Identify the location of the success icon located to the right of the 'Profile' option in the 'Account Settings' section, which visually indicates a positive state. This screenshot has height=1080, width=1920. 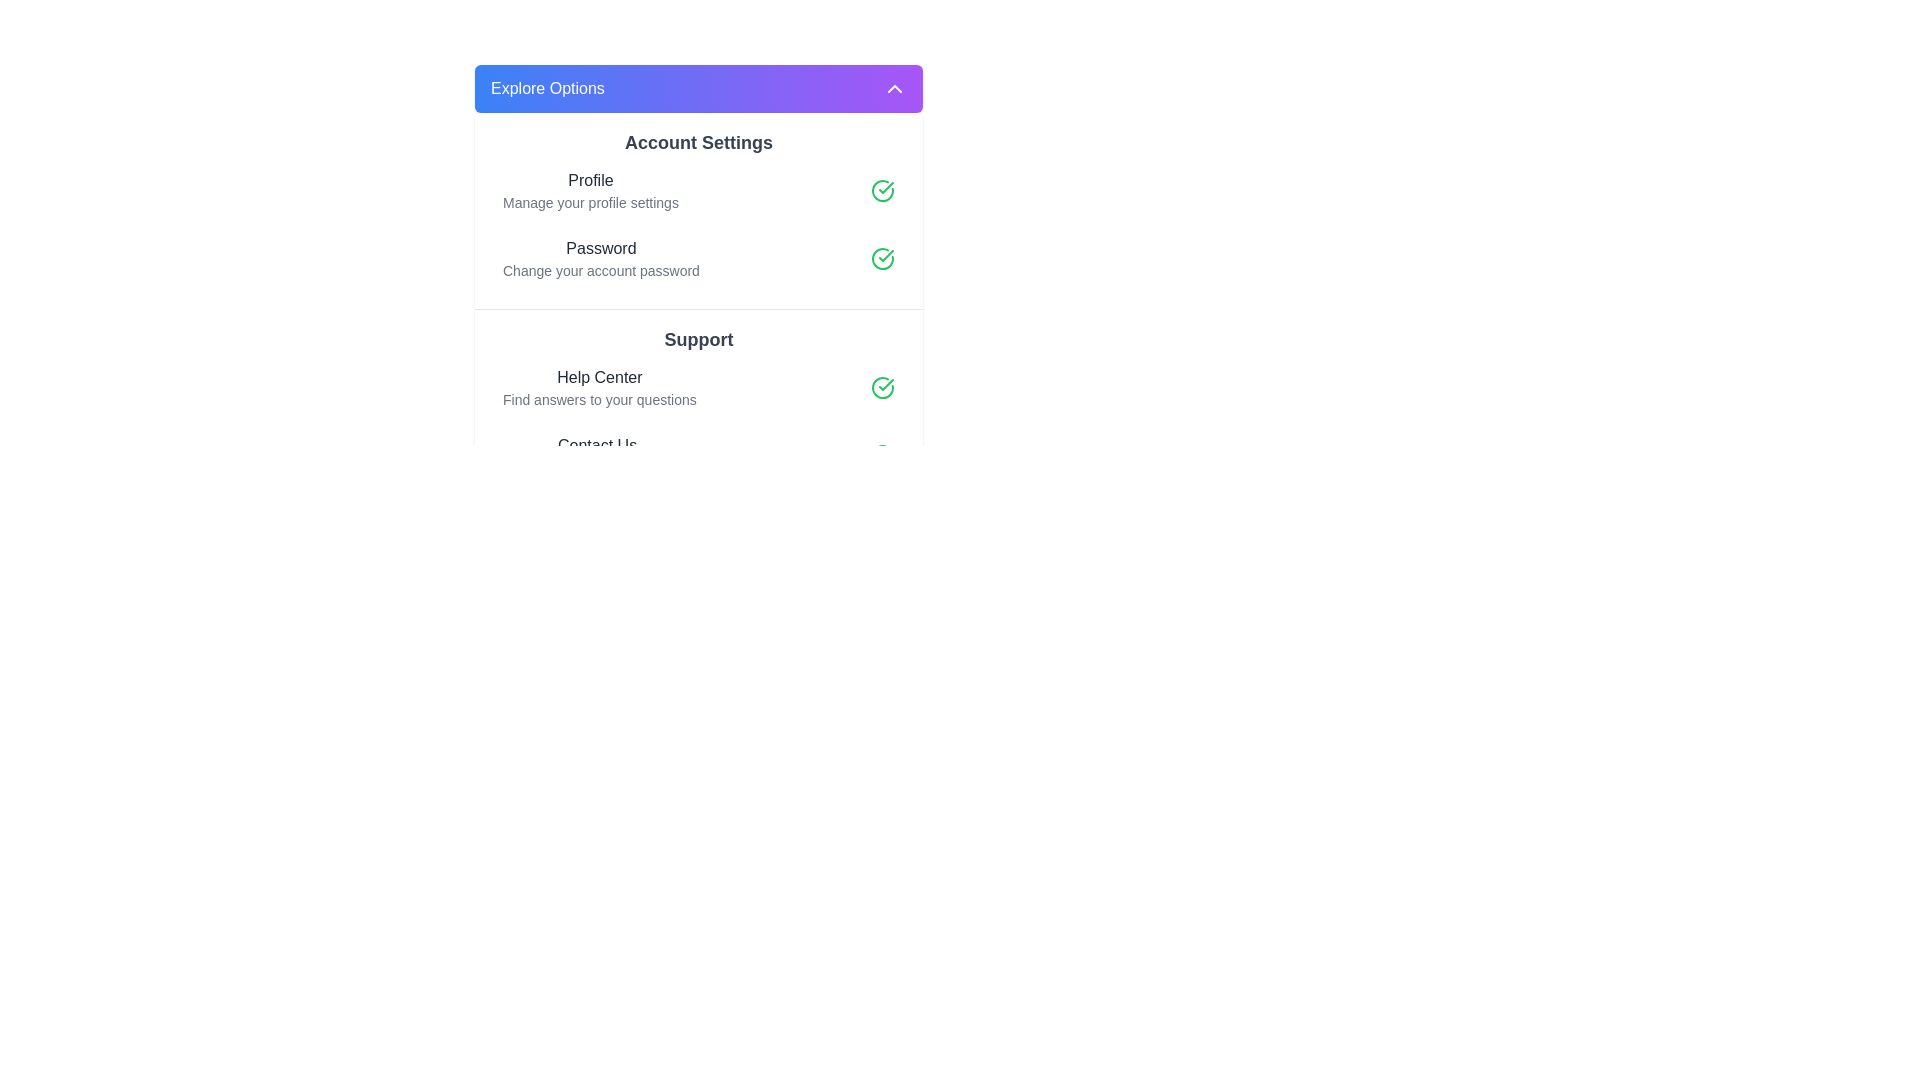
(882, 257).